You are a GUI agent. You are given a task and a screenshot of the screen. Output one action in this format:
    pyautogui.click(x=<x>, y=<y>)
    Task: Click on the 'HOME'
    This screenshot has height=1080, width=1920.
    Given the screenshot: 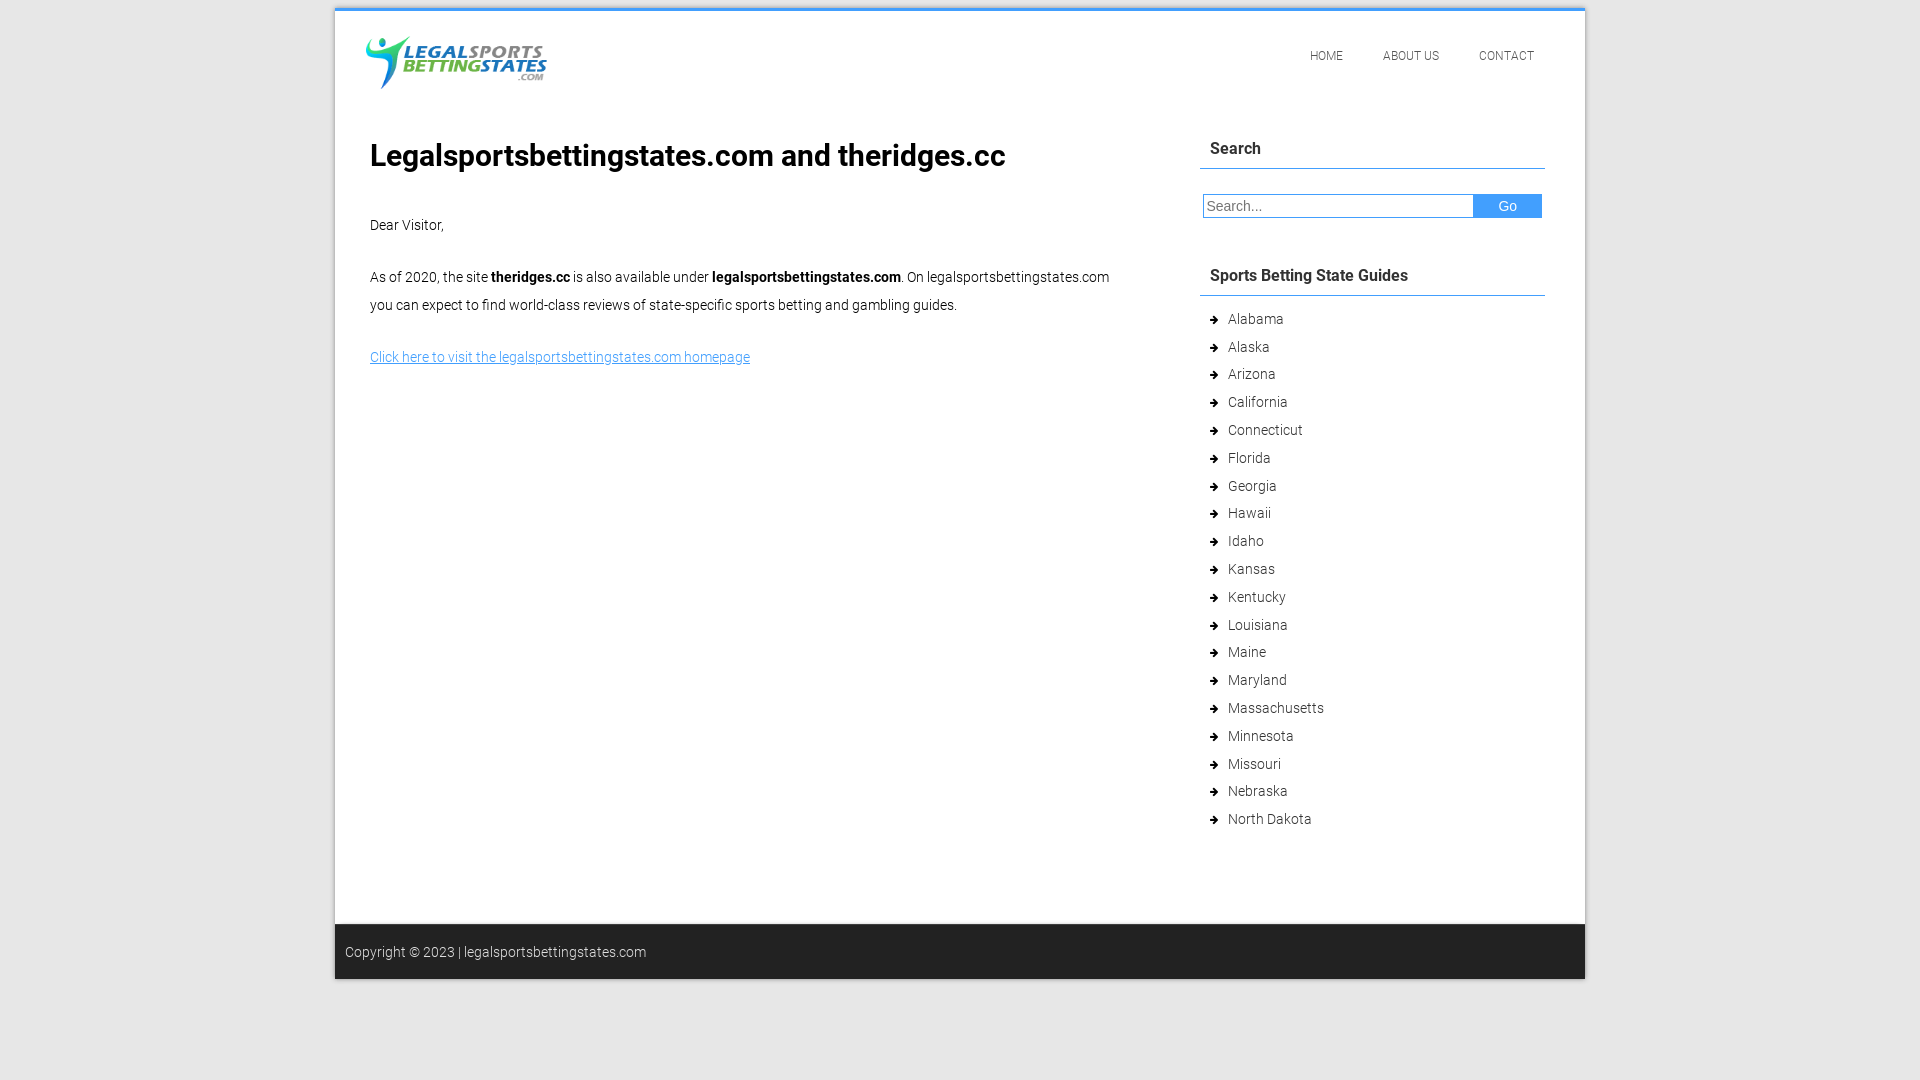 What is the action you would take?
    pyautogui.click(x=1326, y=56)
    